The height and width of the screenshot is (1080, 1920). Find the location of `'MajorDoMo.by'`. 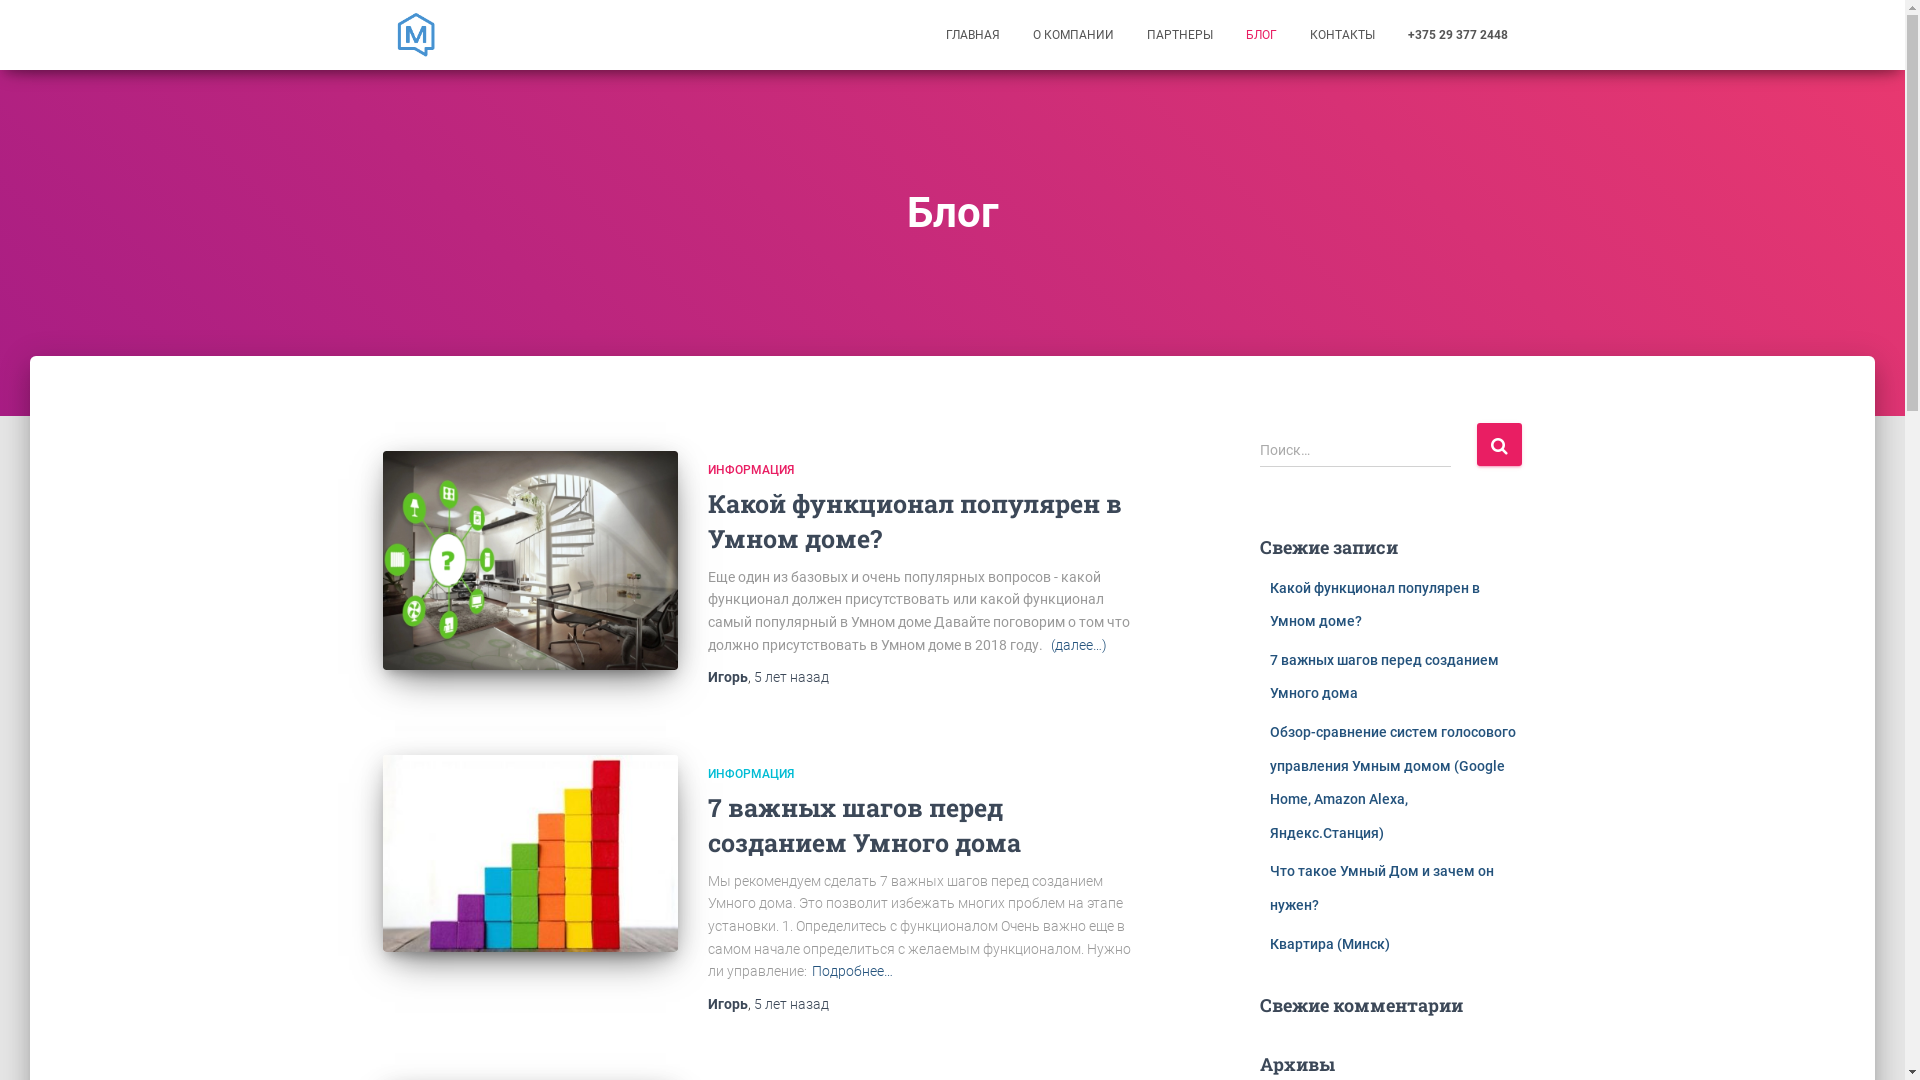

'MajorDoMo.by' is located at coordinates (414, 34).